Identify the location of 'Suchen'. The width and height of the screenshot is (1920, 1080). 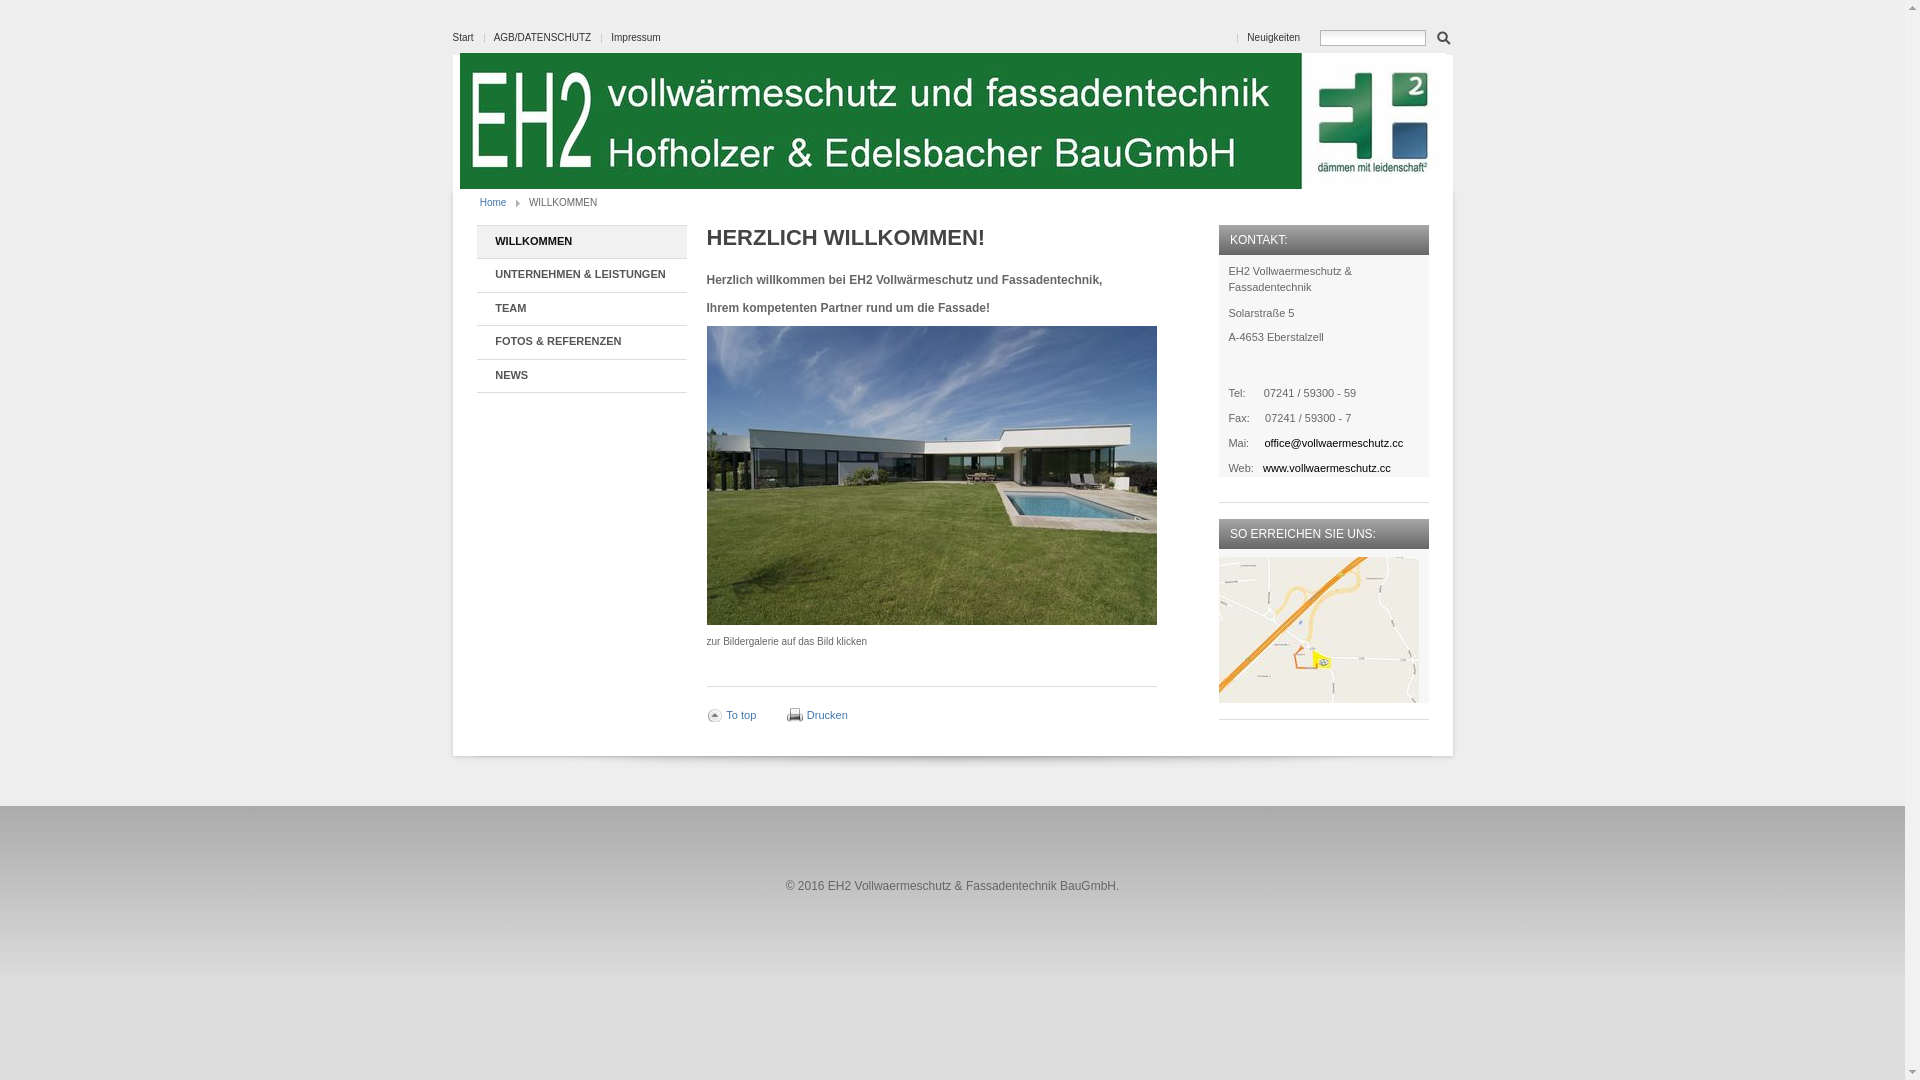
(1434, 35).